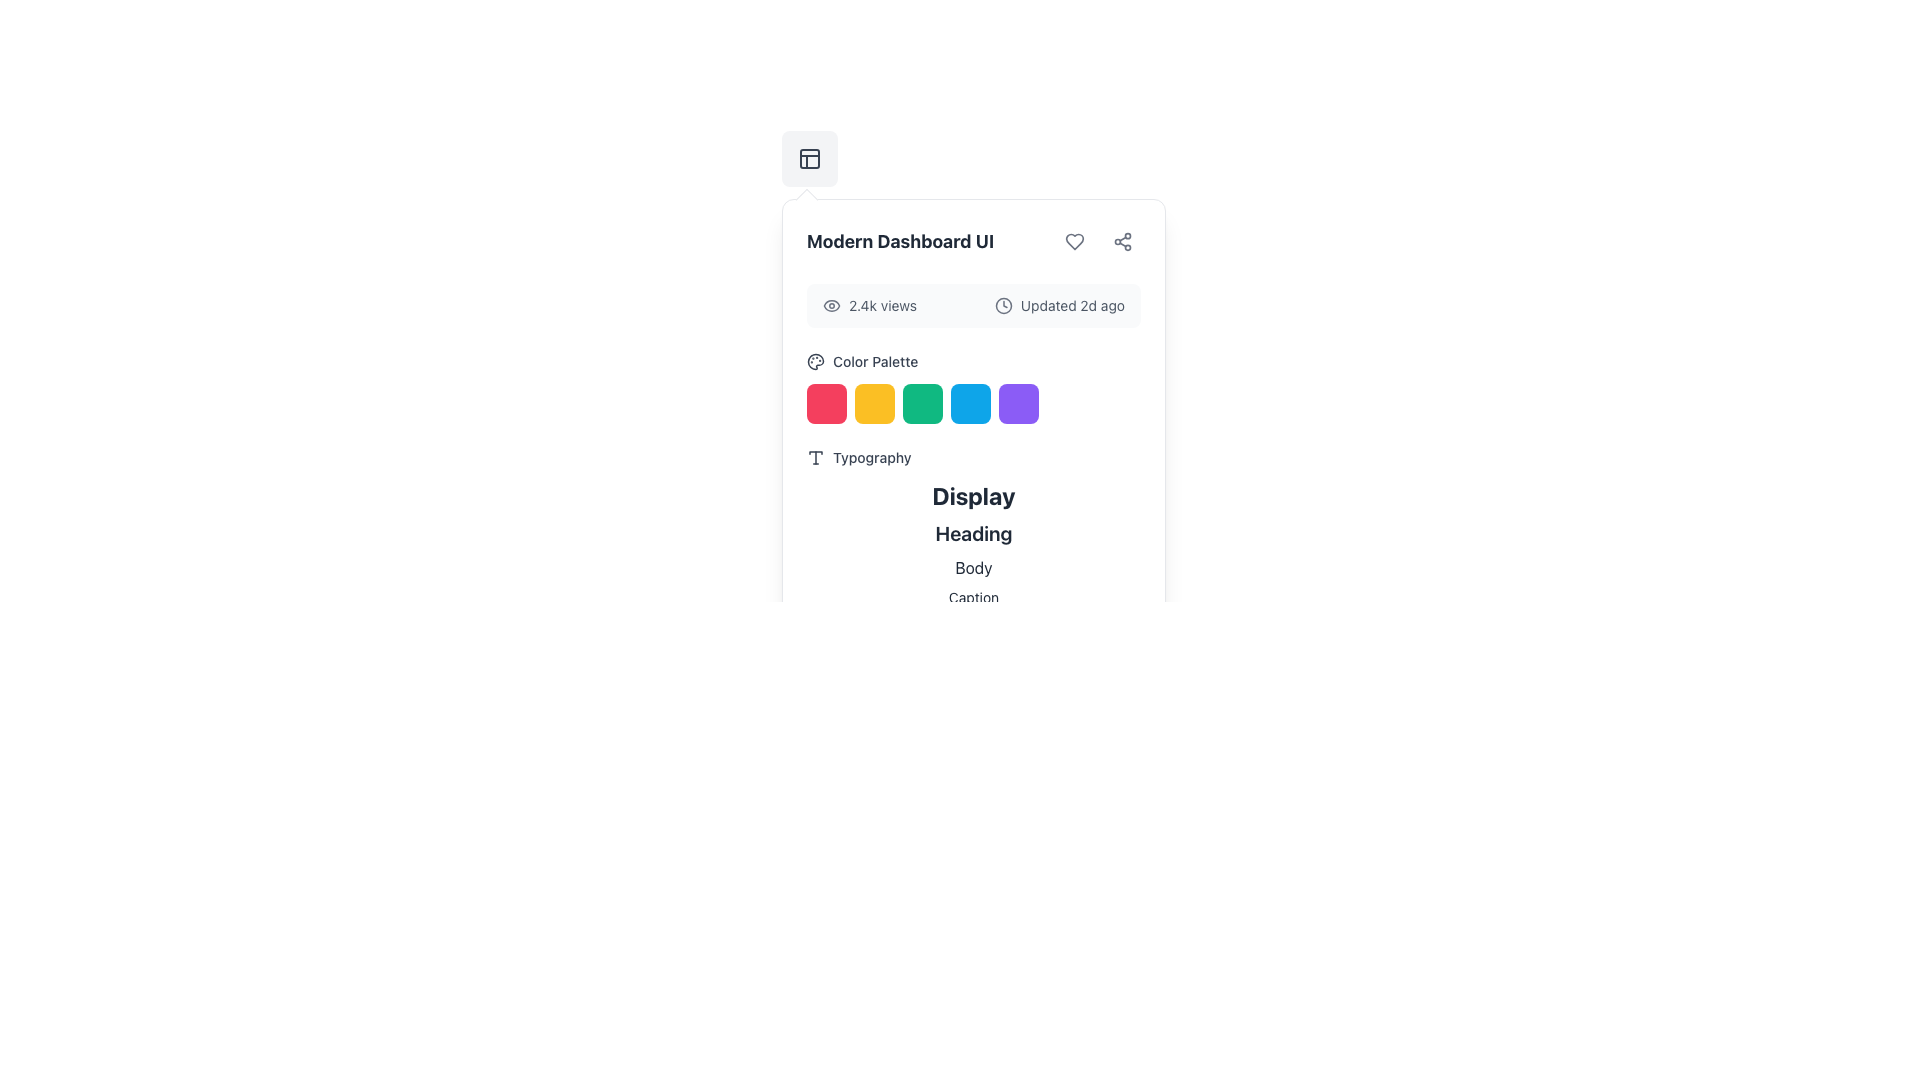 The image size is (1920, 1080). What do you see at coordinates (1123, 241) in the screenshot?
I see `the circular button with a gray share icon, located at the top right corner of the component` at bounding box center [1123, 241].